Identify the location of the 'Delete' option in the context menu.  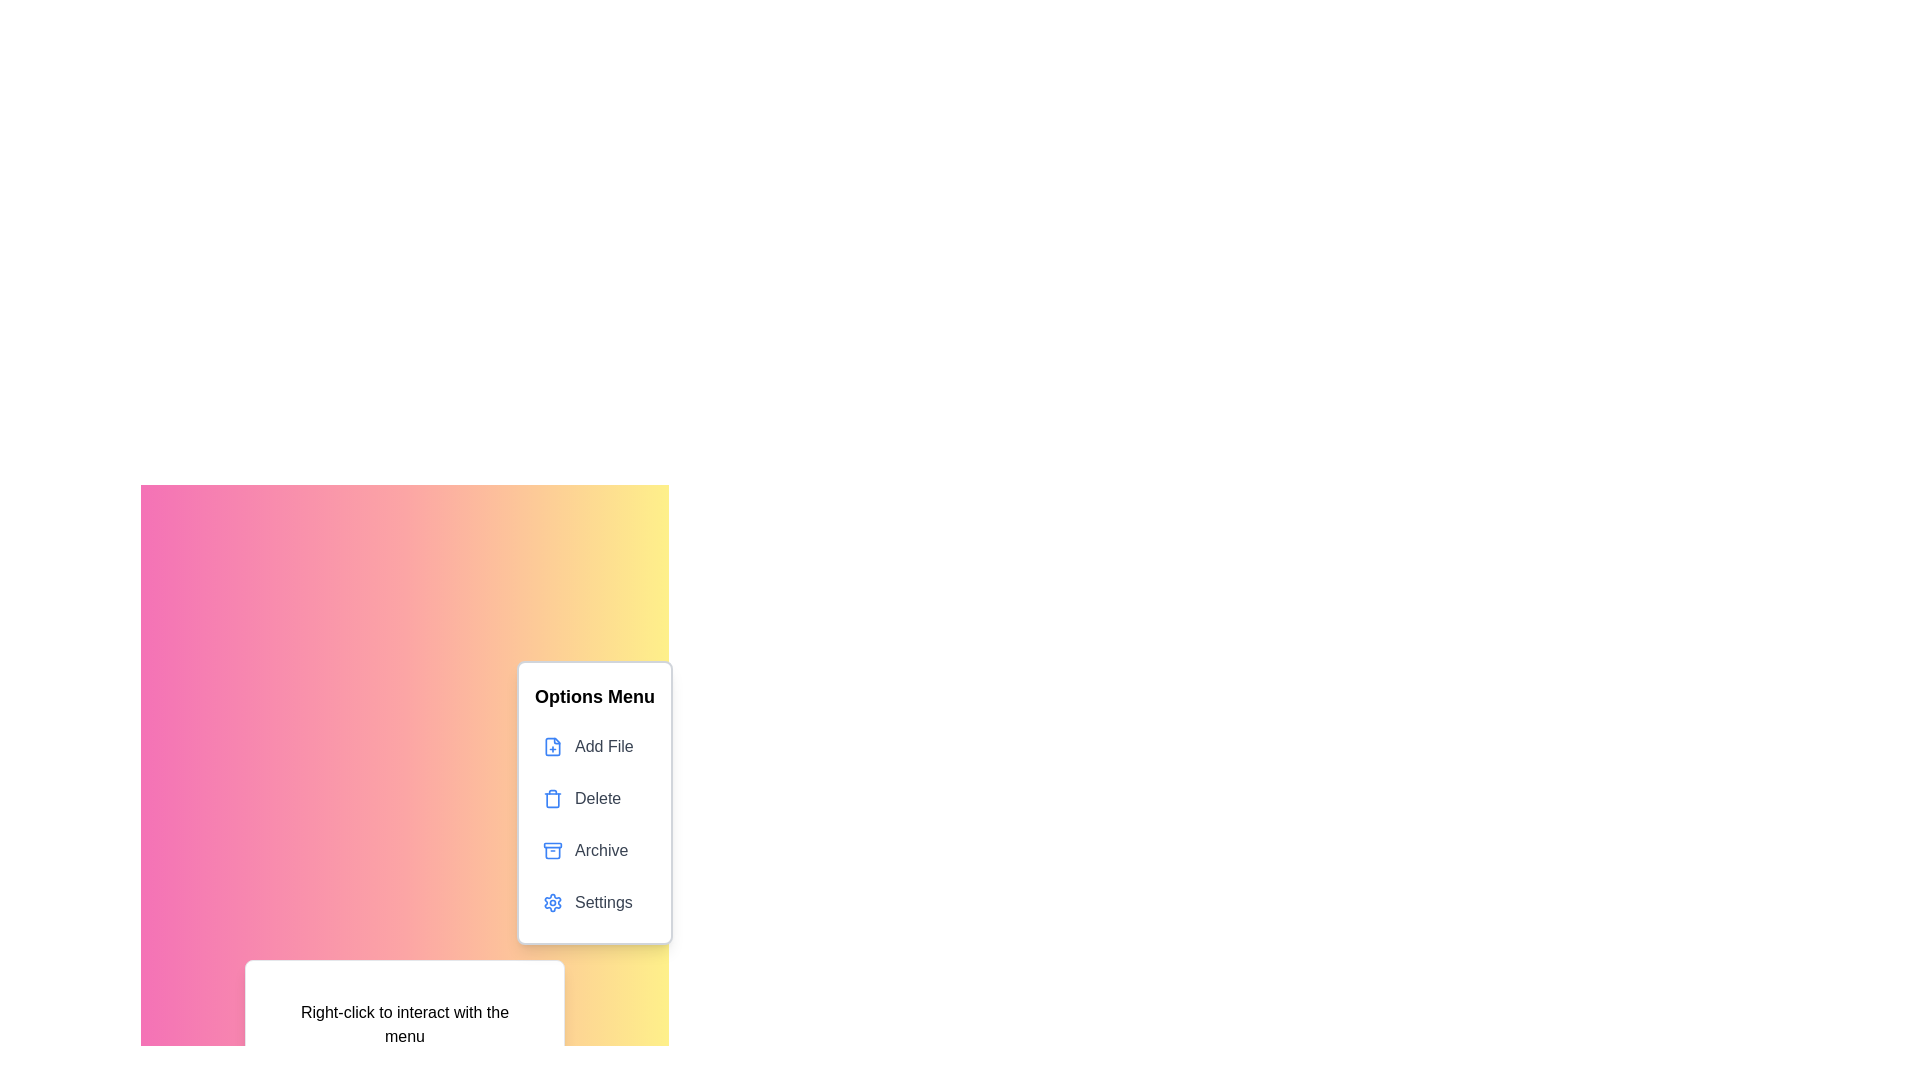
(594, 797).